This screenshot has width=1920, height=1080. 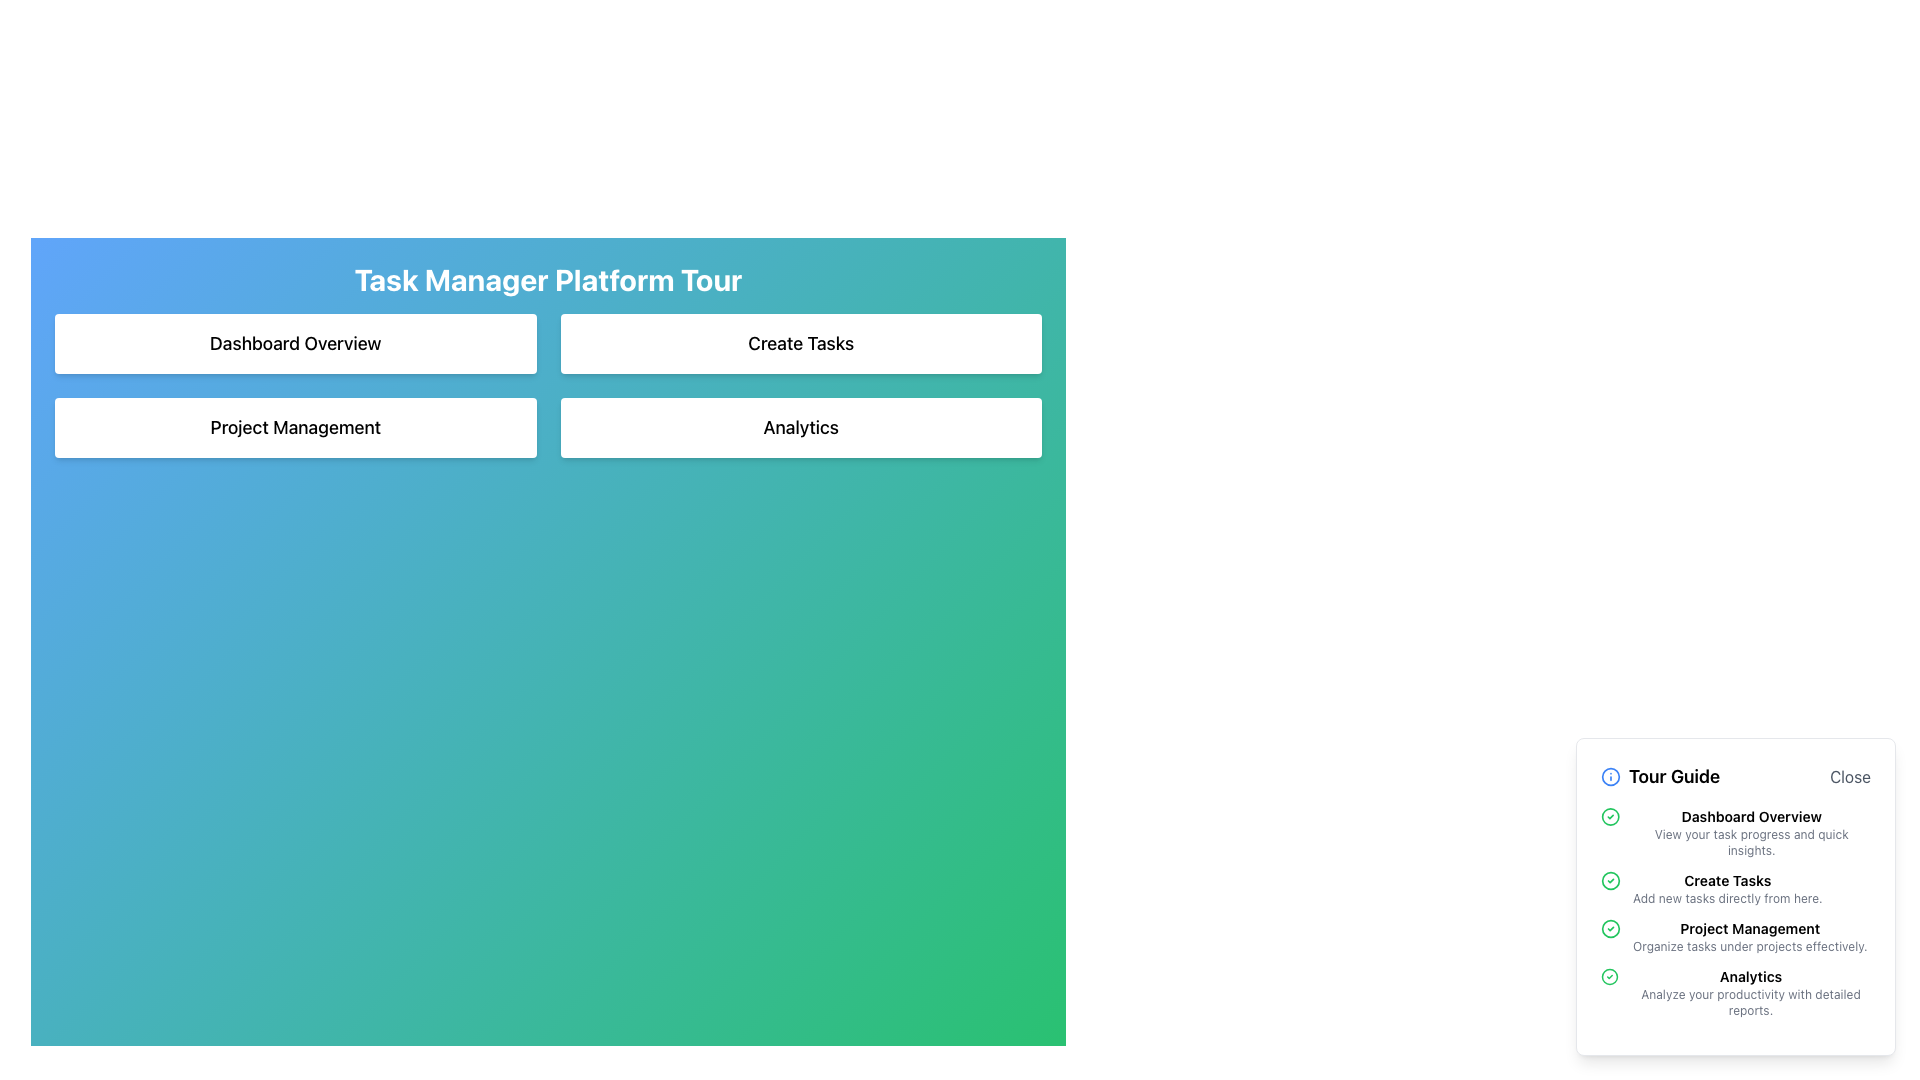 I want to click on the 'Create Tasks' button located in the top-right cell of the grid layout, adjacent, so click(x=801, y=342).